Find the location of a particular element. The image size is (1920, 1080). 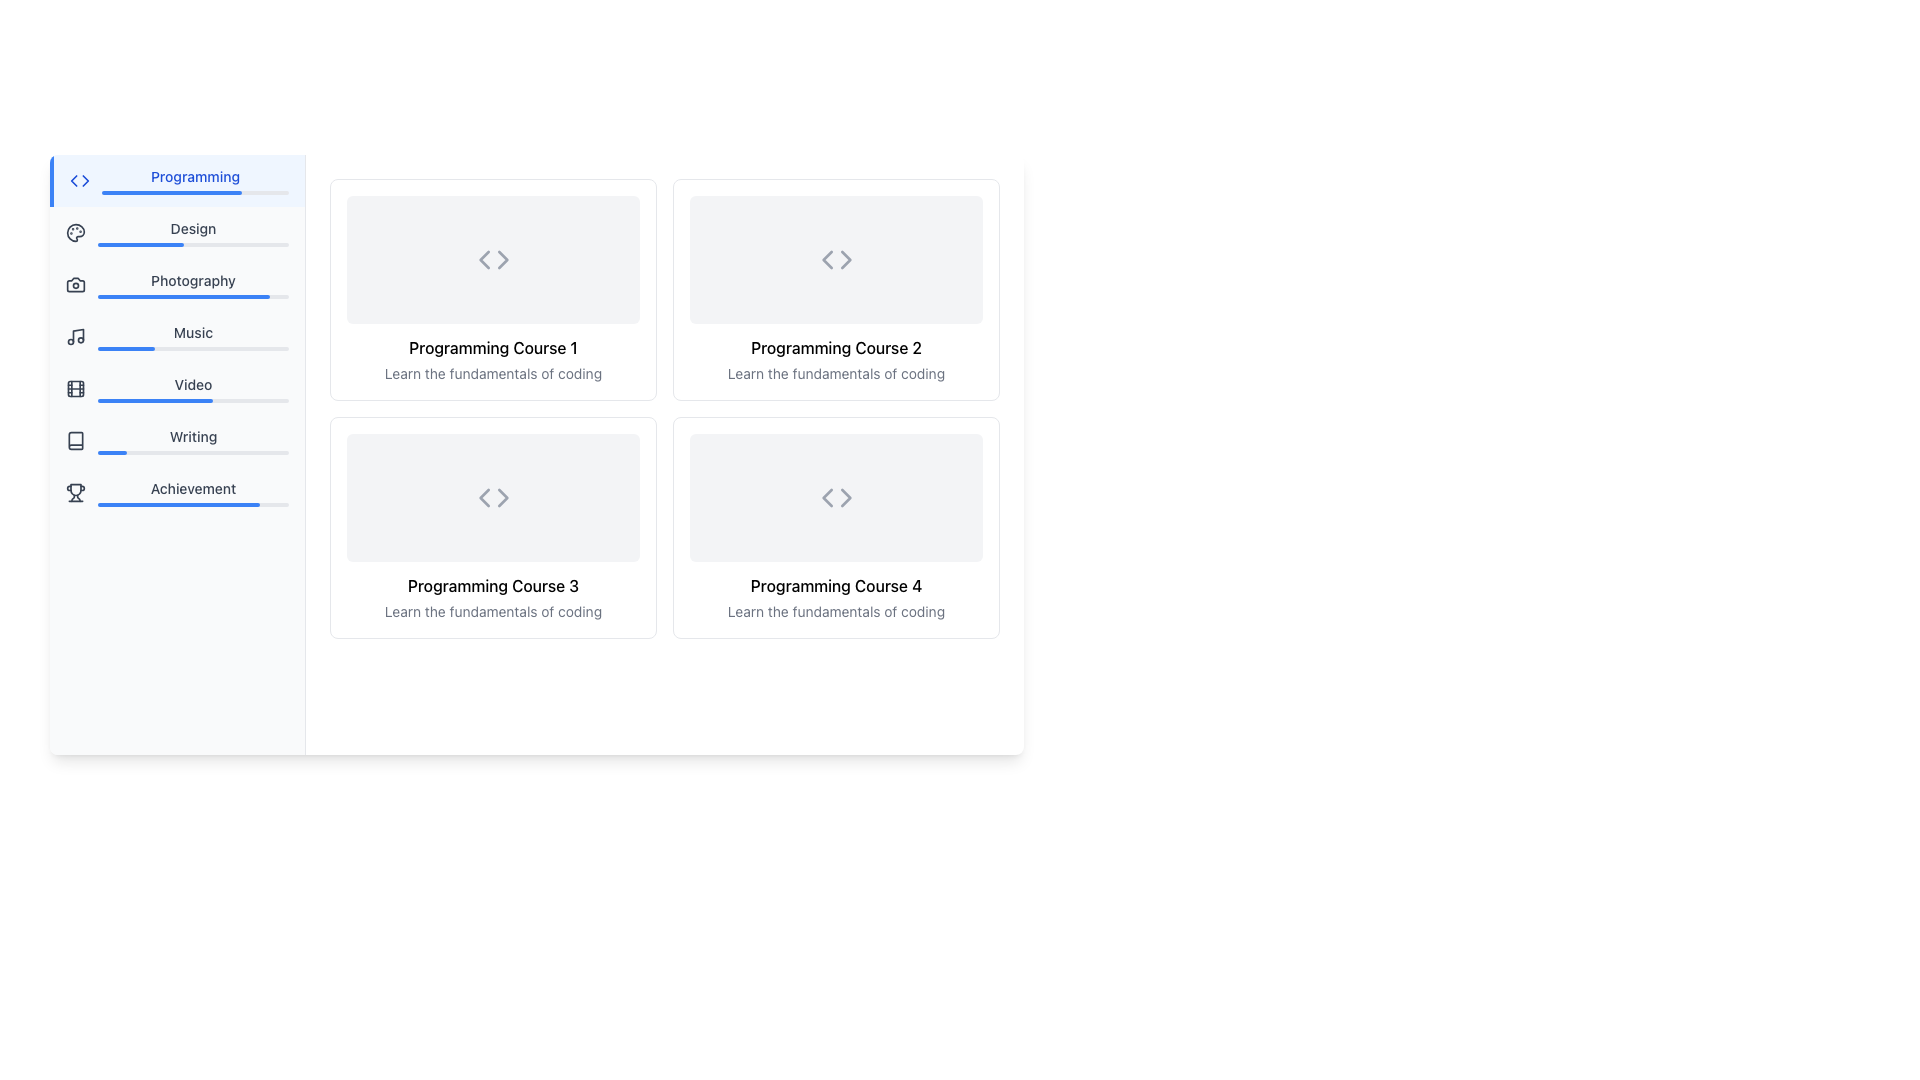

the Progress bar located below the 'Programming' label in the vertical sidebar navigation on the left side of the interface is located at coordinates (195, 192).